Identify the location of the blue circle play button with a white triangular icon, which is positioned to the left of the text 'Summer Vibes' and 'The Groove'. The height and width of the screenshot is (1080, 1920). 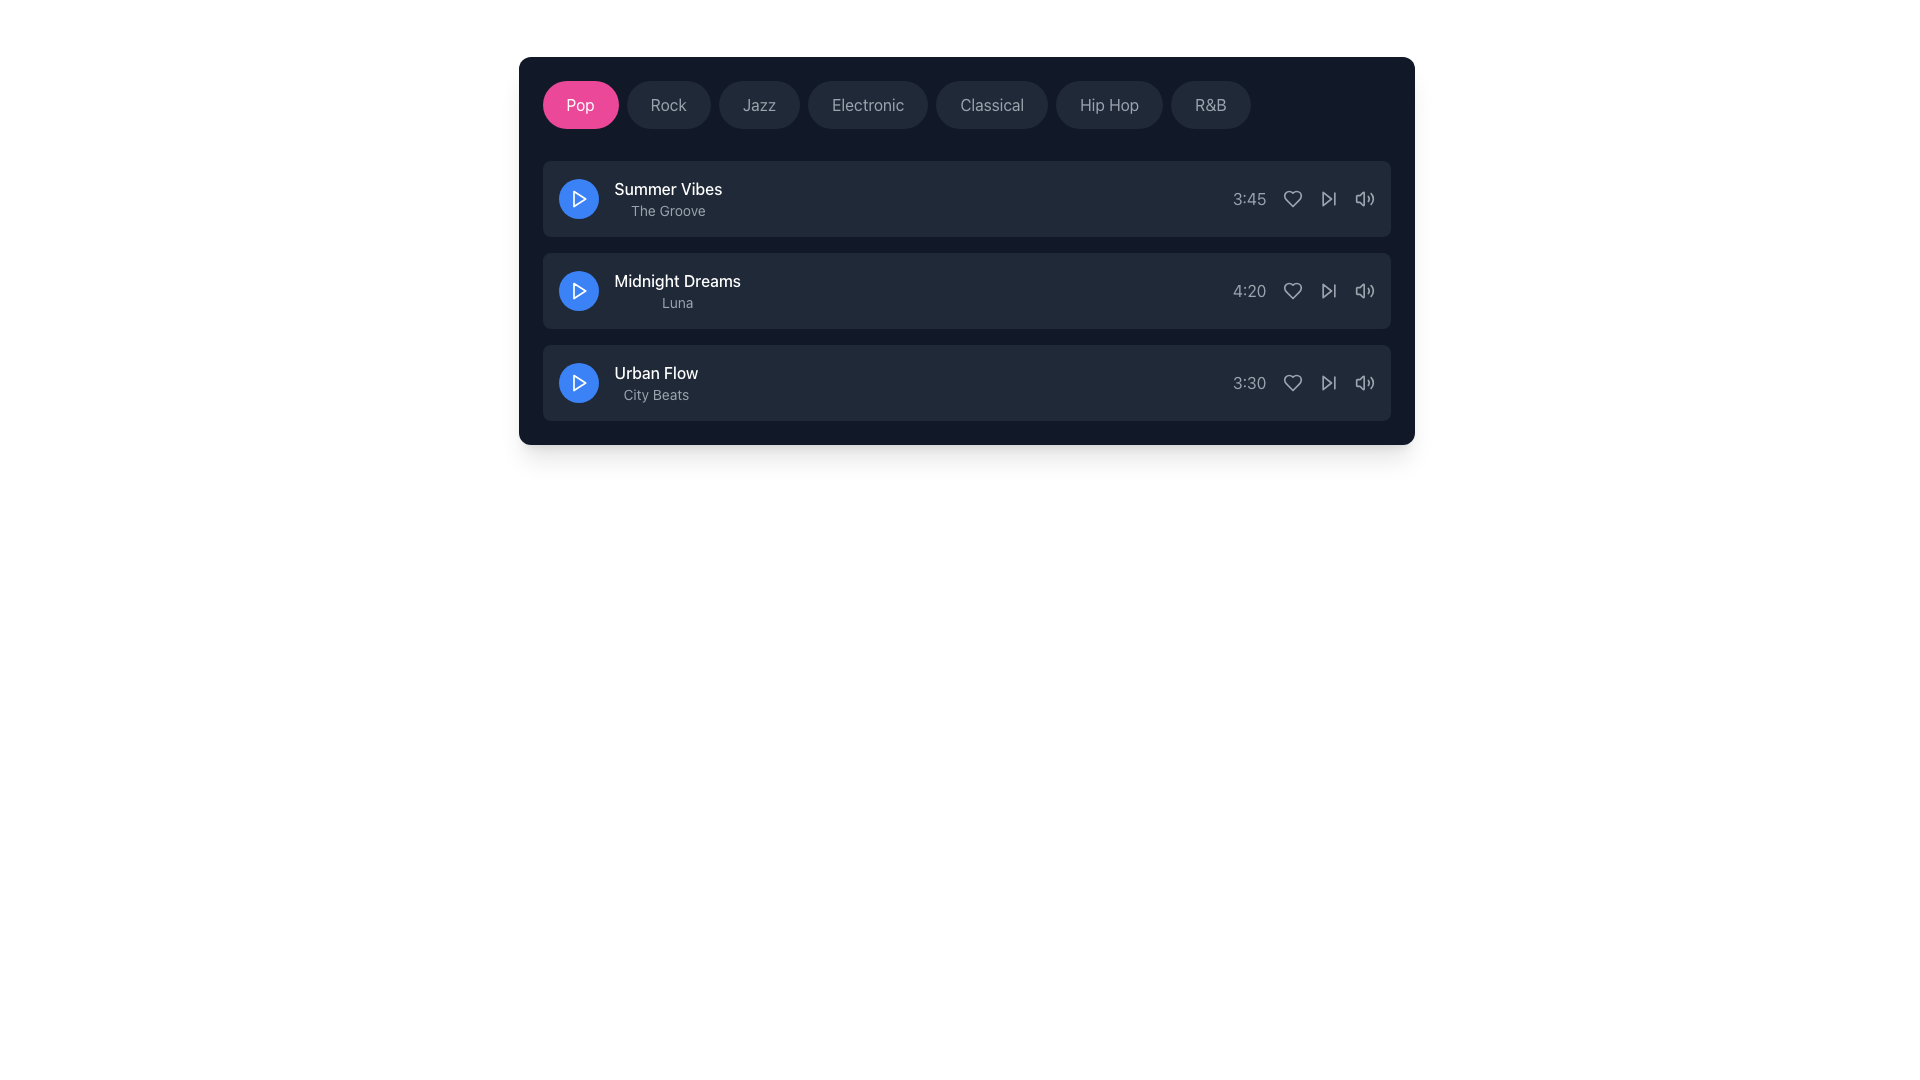
(577, 199).